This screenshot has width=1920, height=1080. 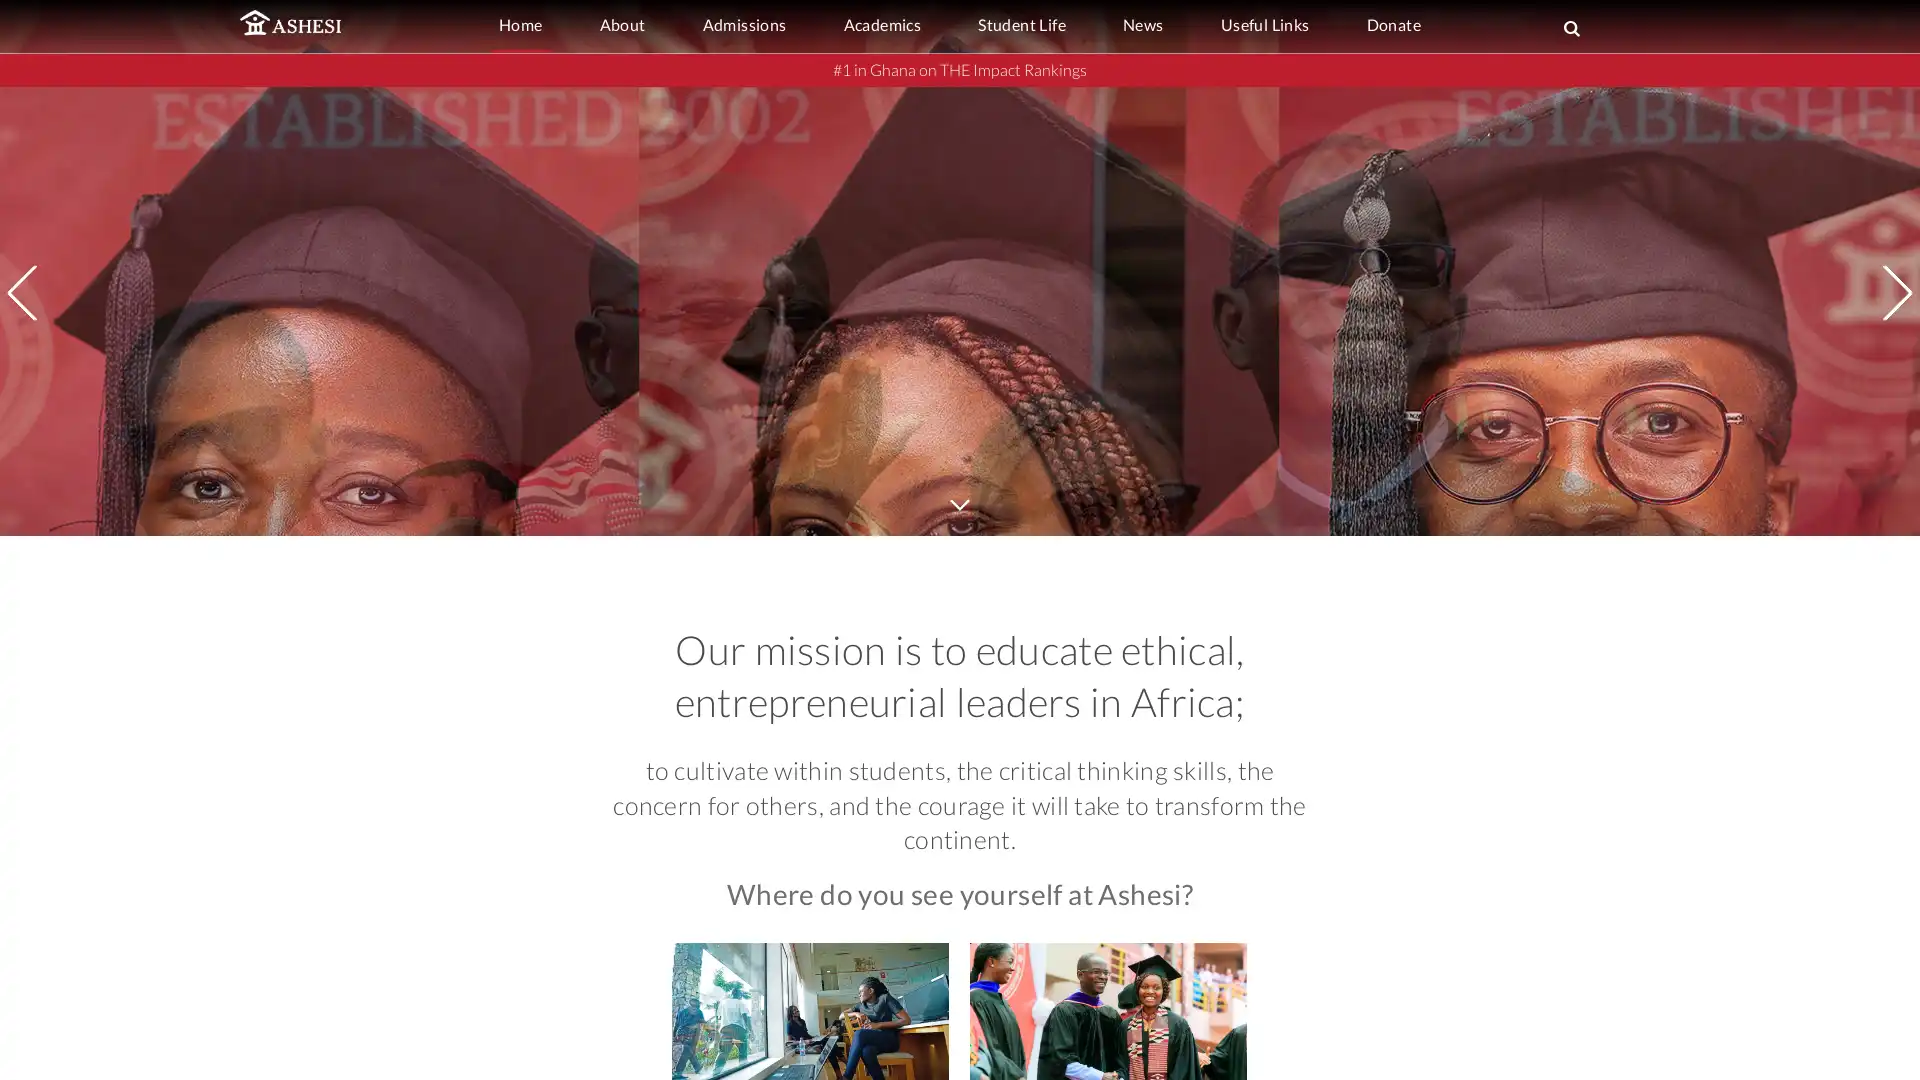 What do you see at coordinates (1883, 564) in the screenshot?
I see `Next` at bounding box center [1883, 564].